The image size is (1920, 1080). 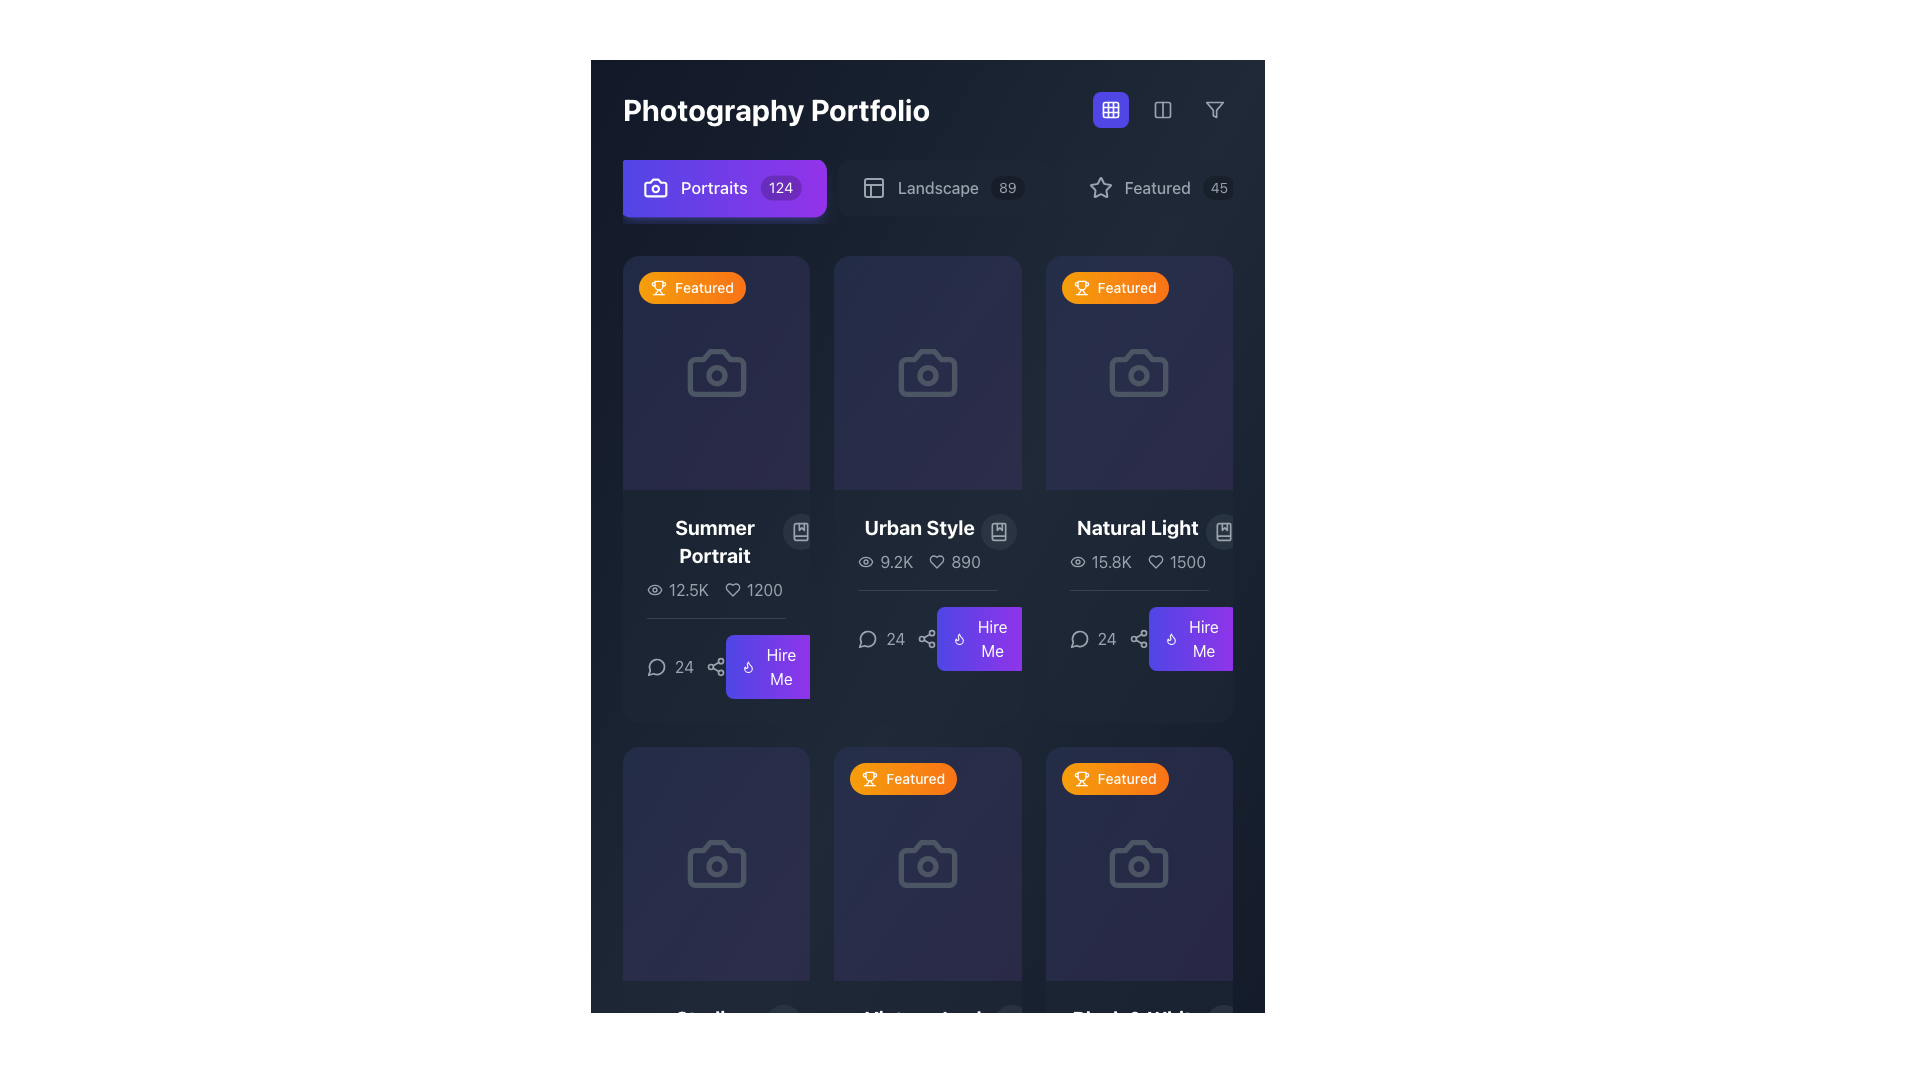 What do you see at coordinates (1099, 188) in the screenshot?
I see `the star icon that visually represents the 'Featured' label, which is located to the left of the text 'Featured' and aligned with the number '45' in the top menu bar` at bounding box center [1099, 188].